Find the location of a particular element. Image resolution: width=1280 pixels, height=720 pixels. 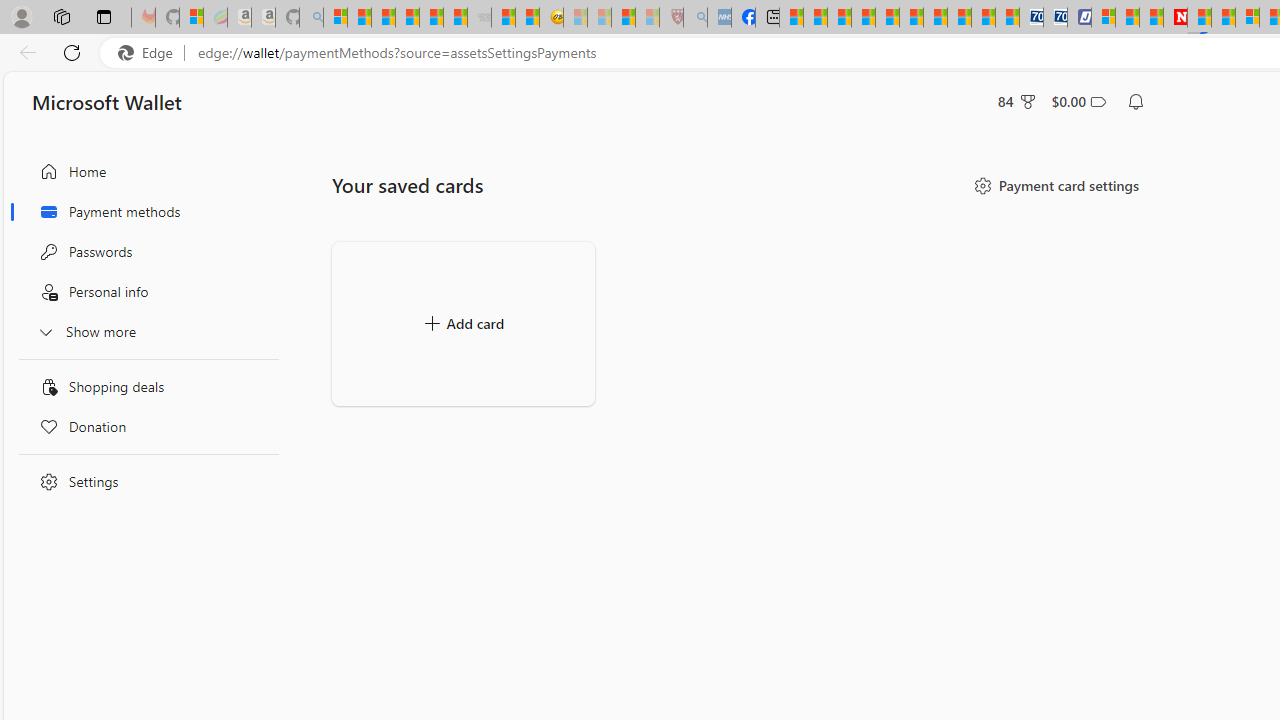

'Personal info' is located at coordinates (143, 292).